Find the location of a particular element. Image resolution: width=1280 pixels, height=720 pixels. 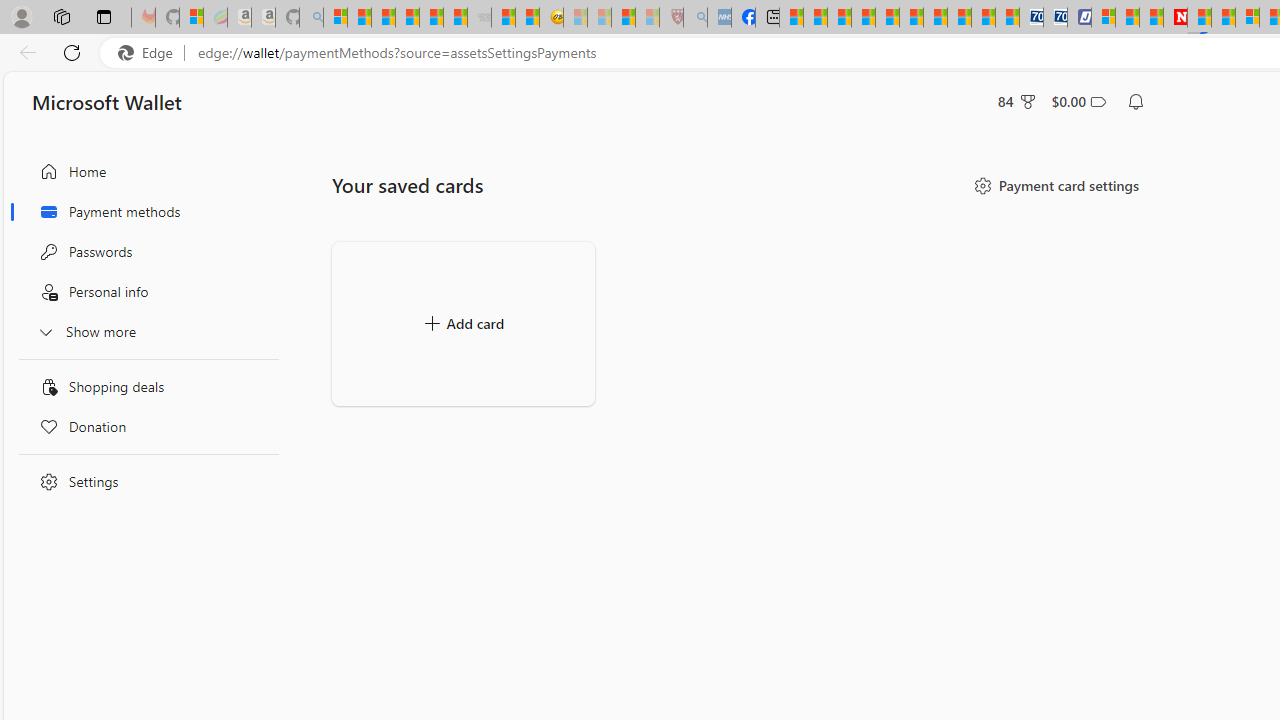

'Personal info' is located at coordinates (143, 292).